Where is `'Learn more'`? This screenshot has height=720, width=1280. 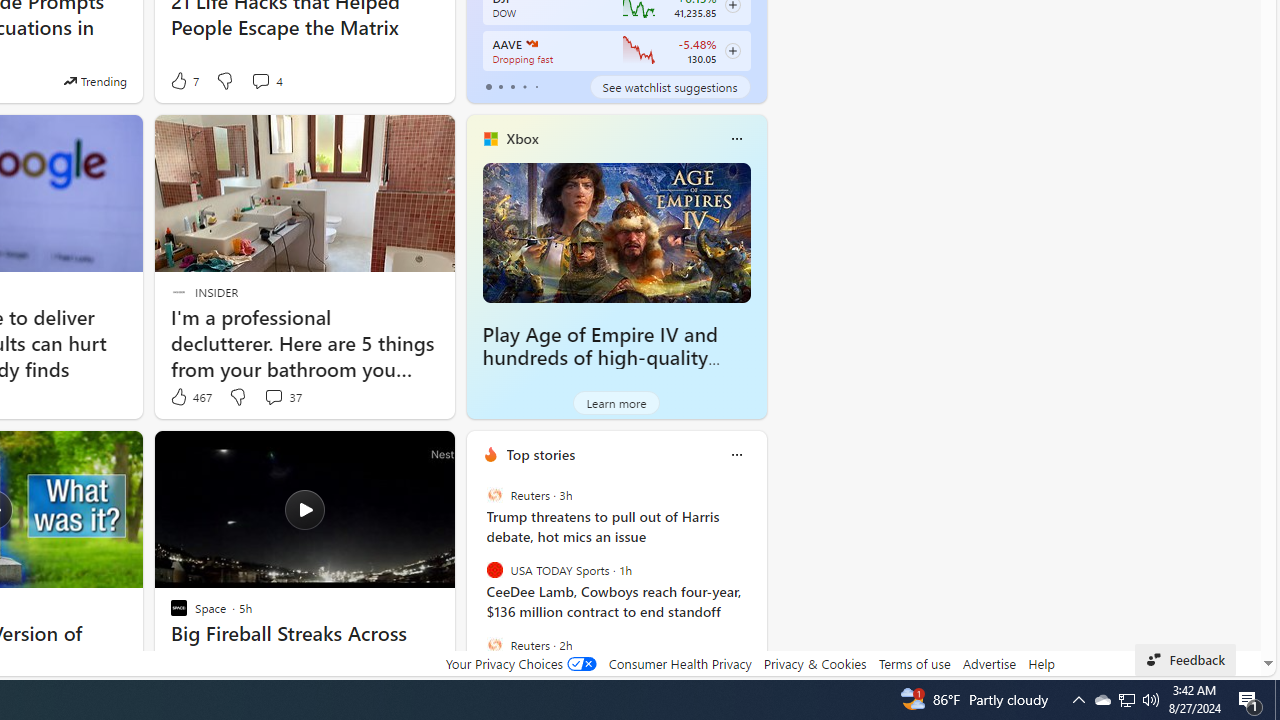 'Learn more' is located at coordinates (615, 402).